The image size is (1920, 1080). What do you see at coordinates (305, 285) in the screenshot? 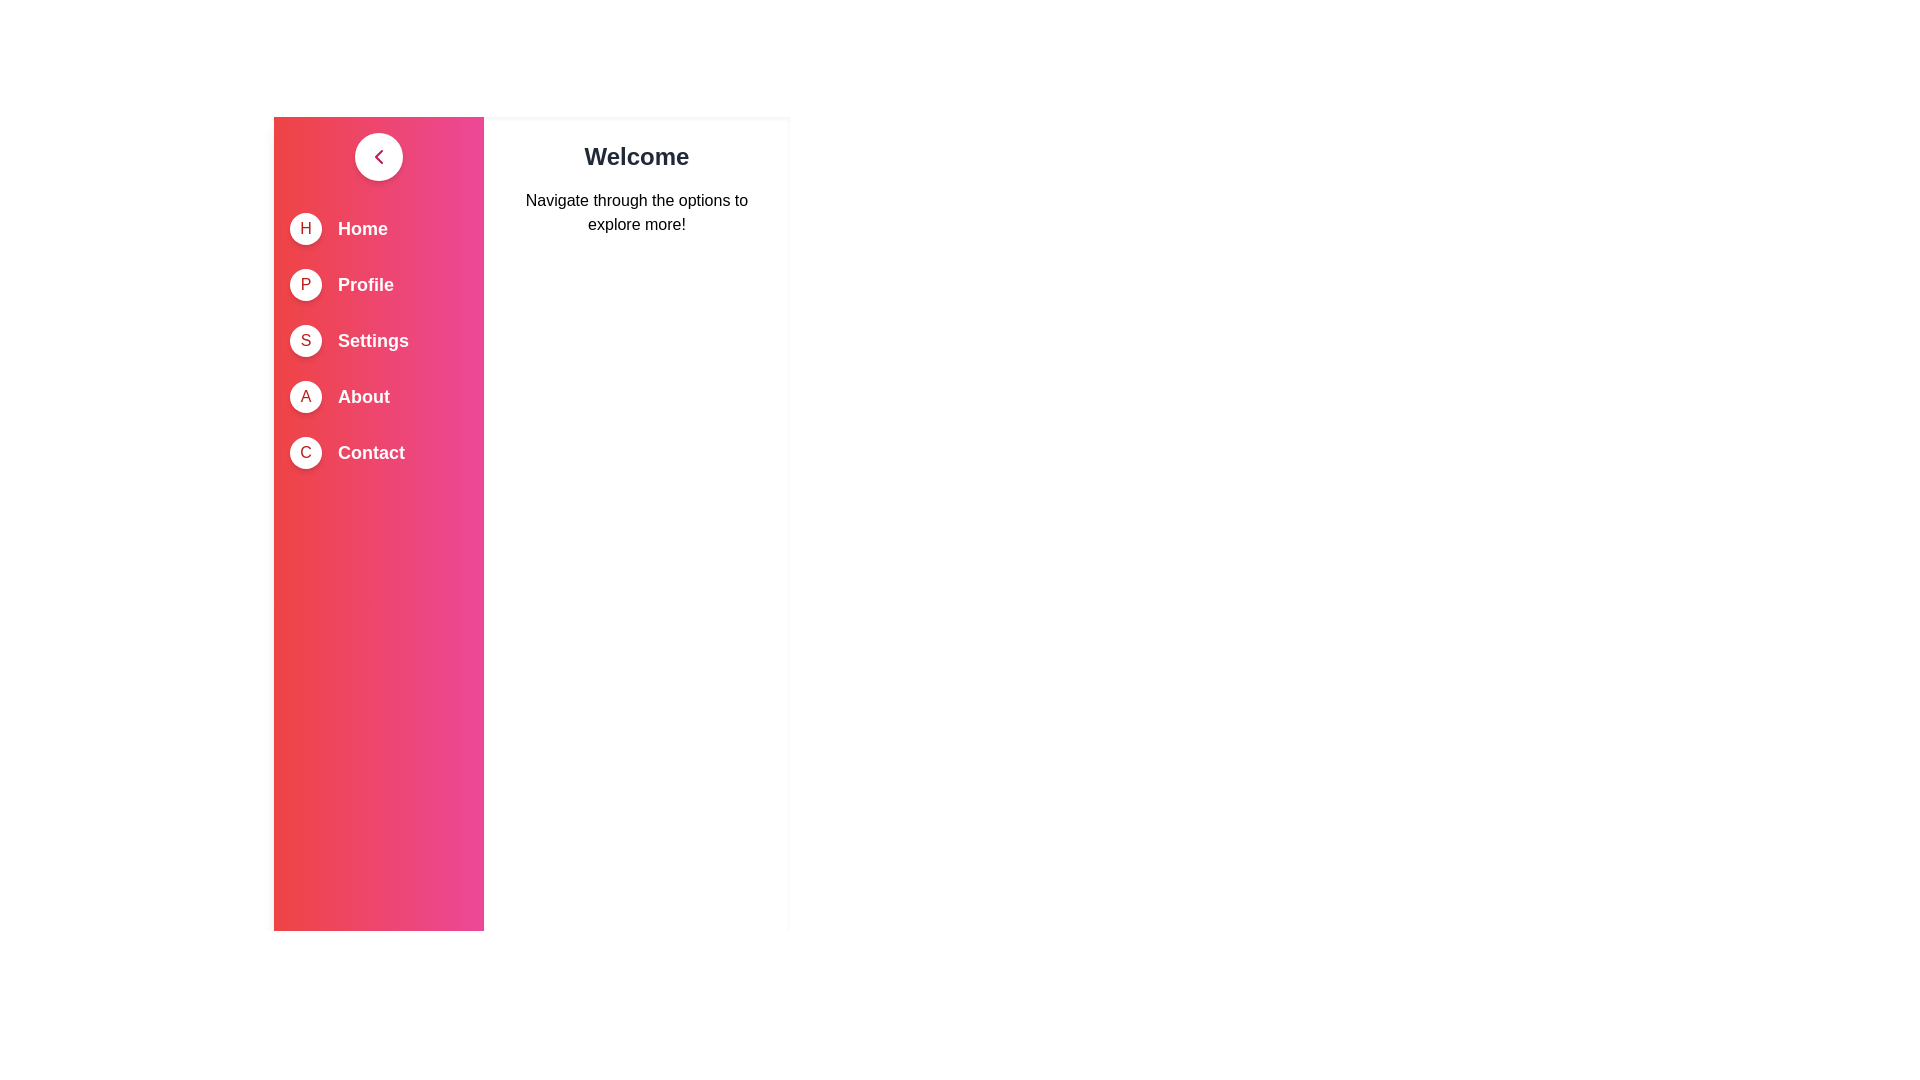
I see `the circle icon corresponding to Profile` at bounding box center [305, 285].